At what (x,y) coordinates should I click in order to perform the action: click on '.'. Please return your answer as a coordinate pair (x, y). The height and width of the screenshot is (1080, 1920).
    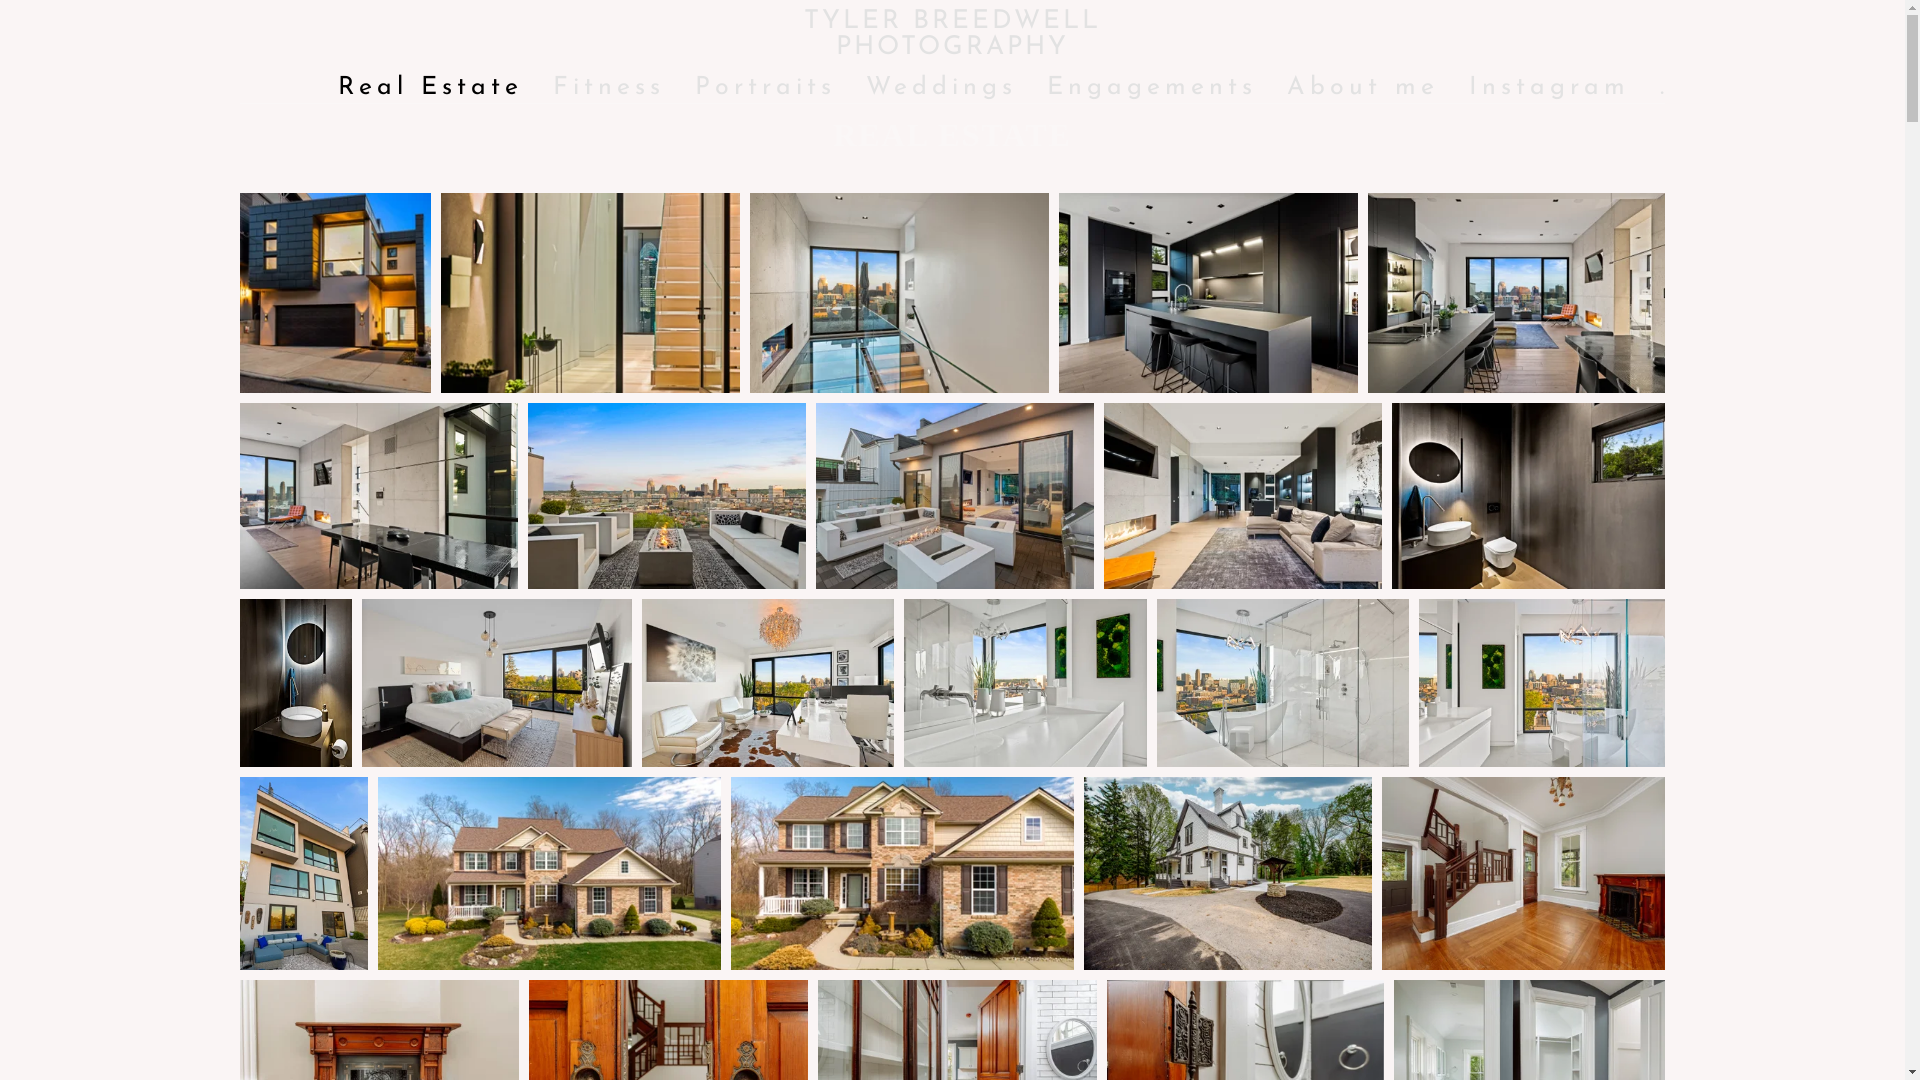
    Looking at the image, I should click on (1663, 86).